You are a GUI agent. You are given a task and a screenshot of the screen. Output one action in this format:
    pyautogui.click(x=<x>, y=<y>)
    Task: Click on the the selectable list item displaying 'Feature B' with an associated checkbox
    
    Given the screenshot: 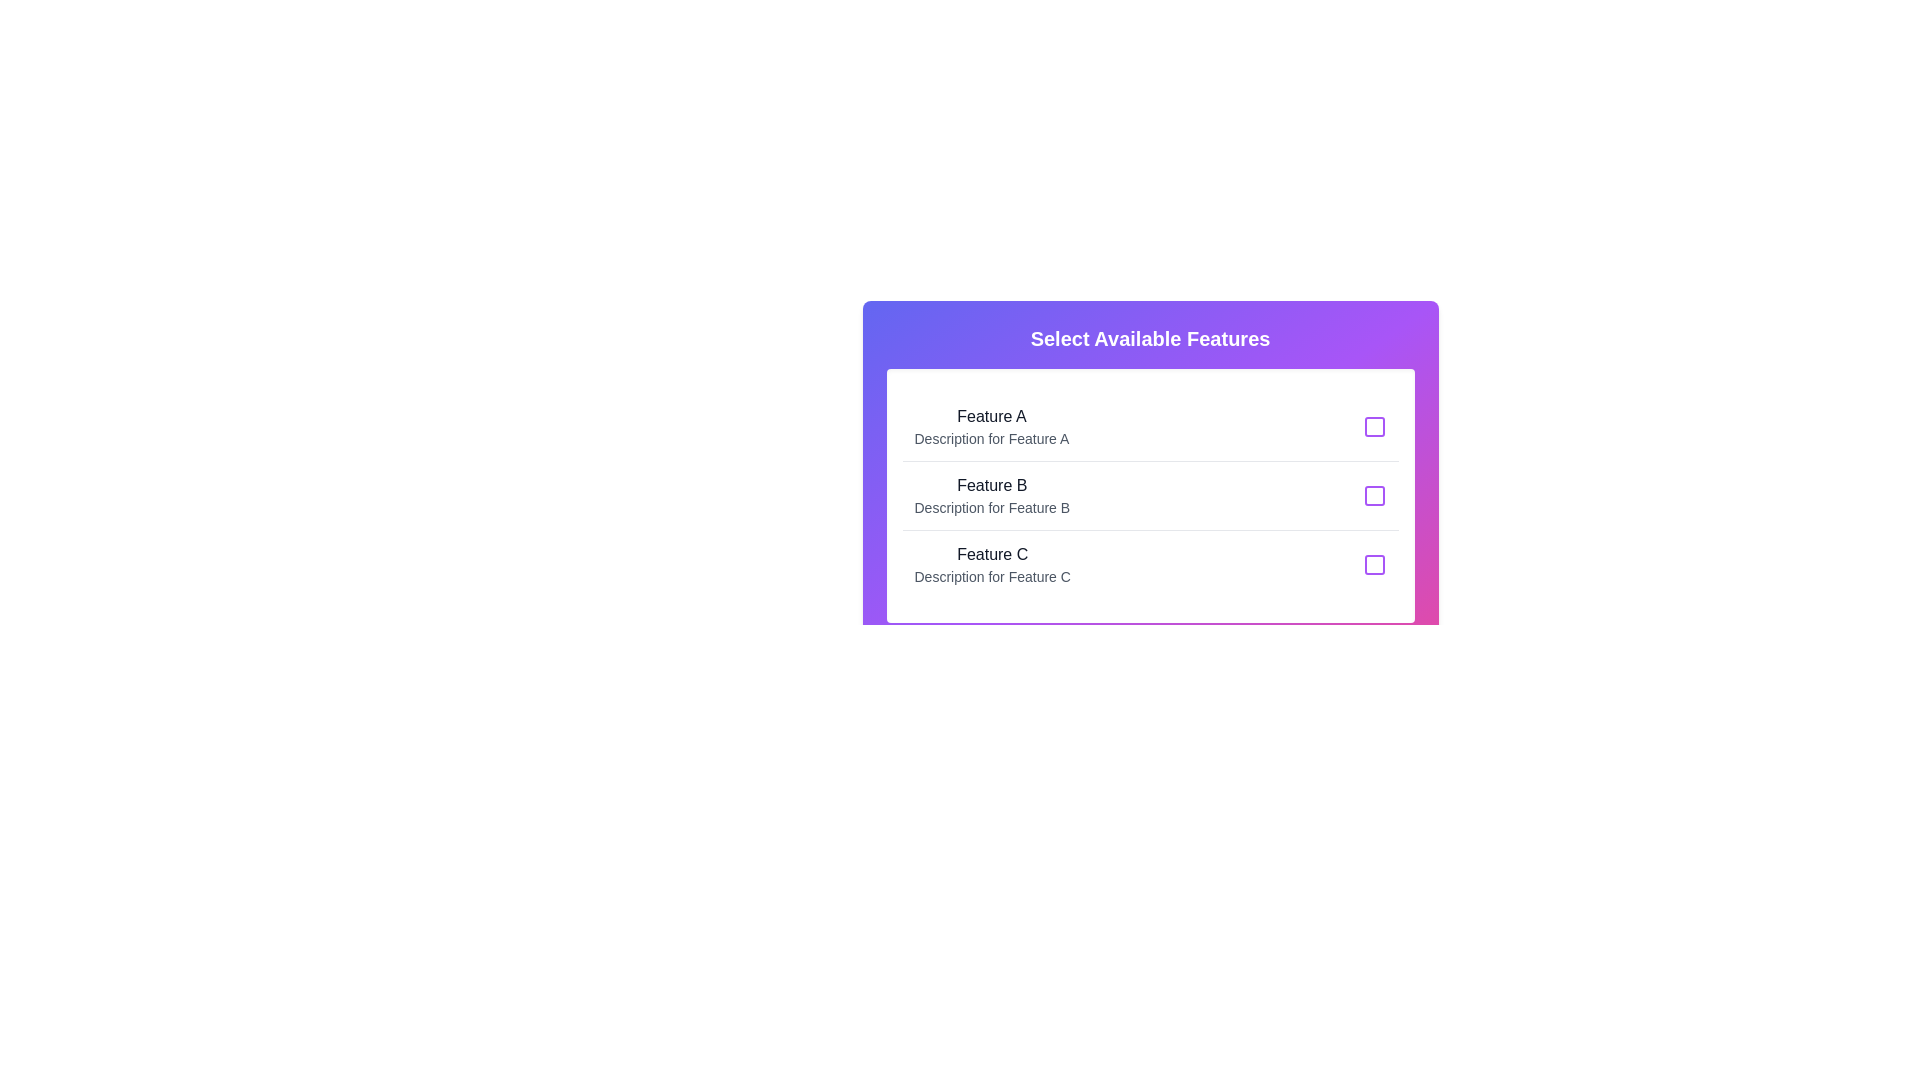 What is the action you would take?
    pyautogui.click(x=1150, y=495)
    